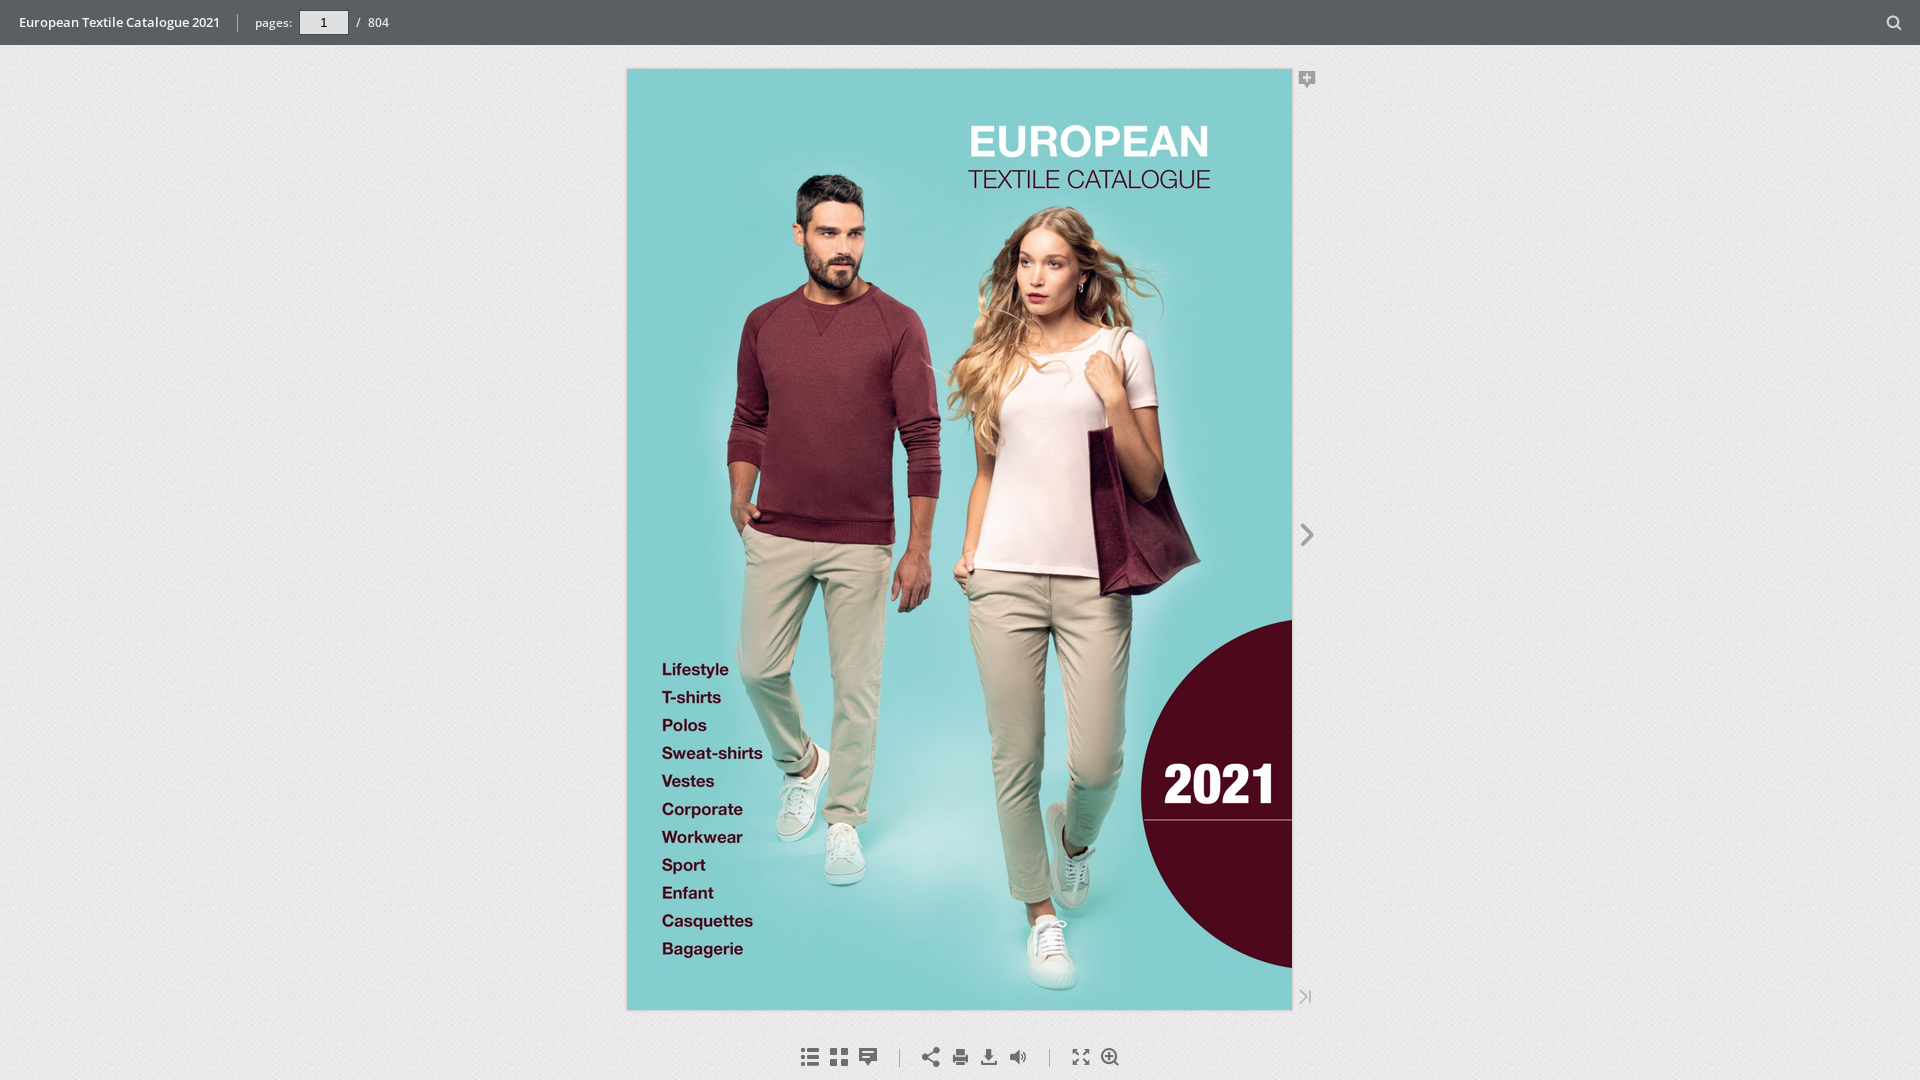  Describe the element at coordinates (1094, 1056) in the screenshot. I see `'Zoom In'` at that location.